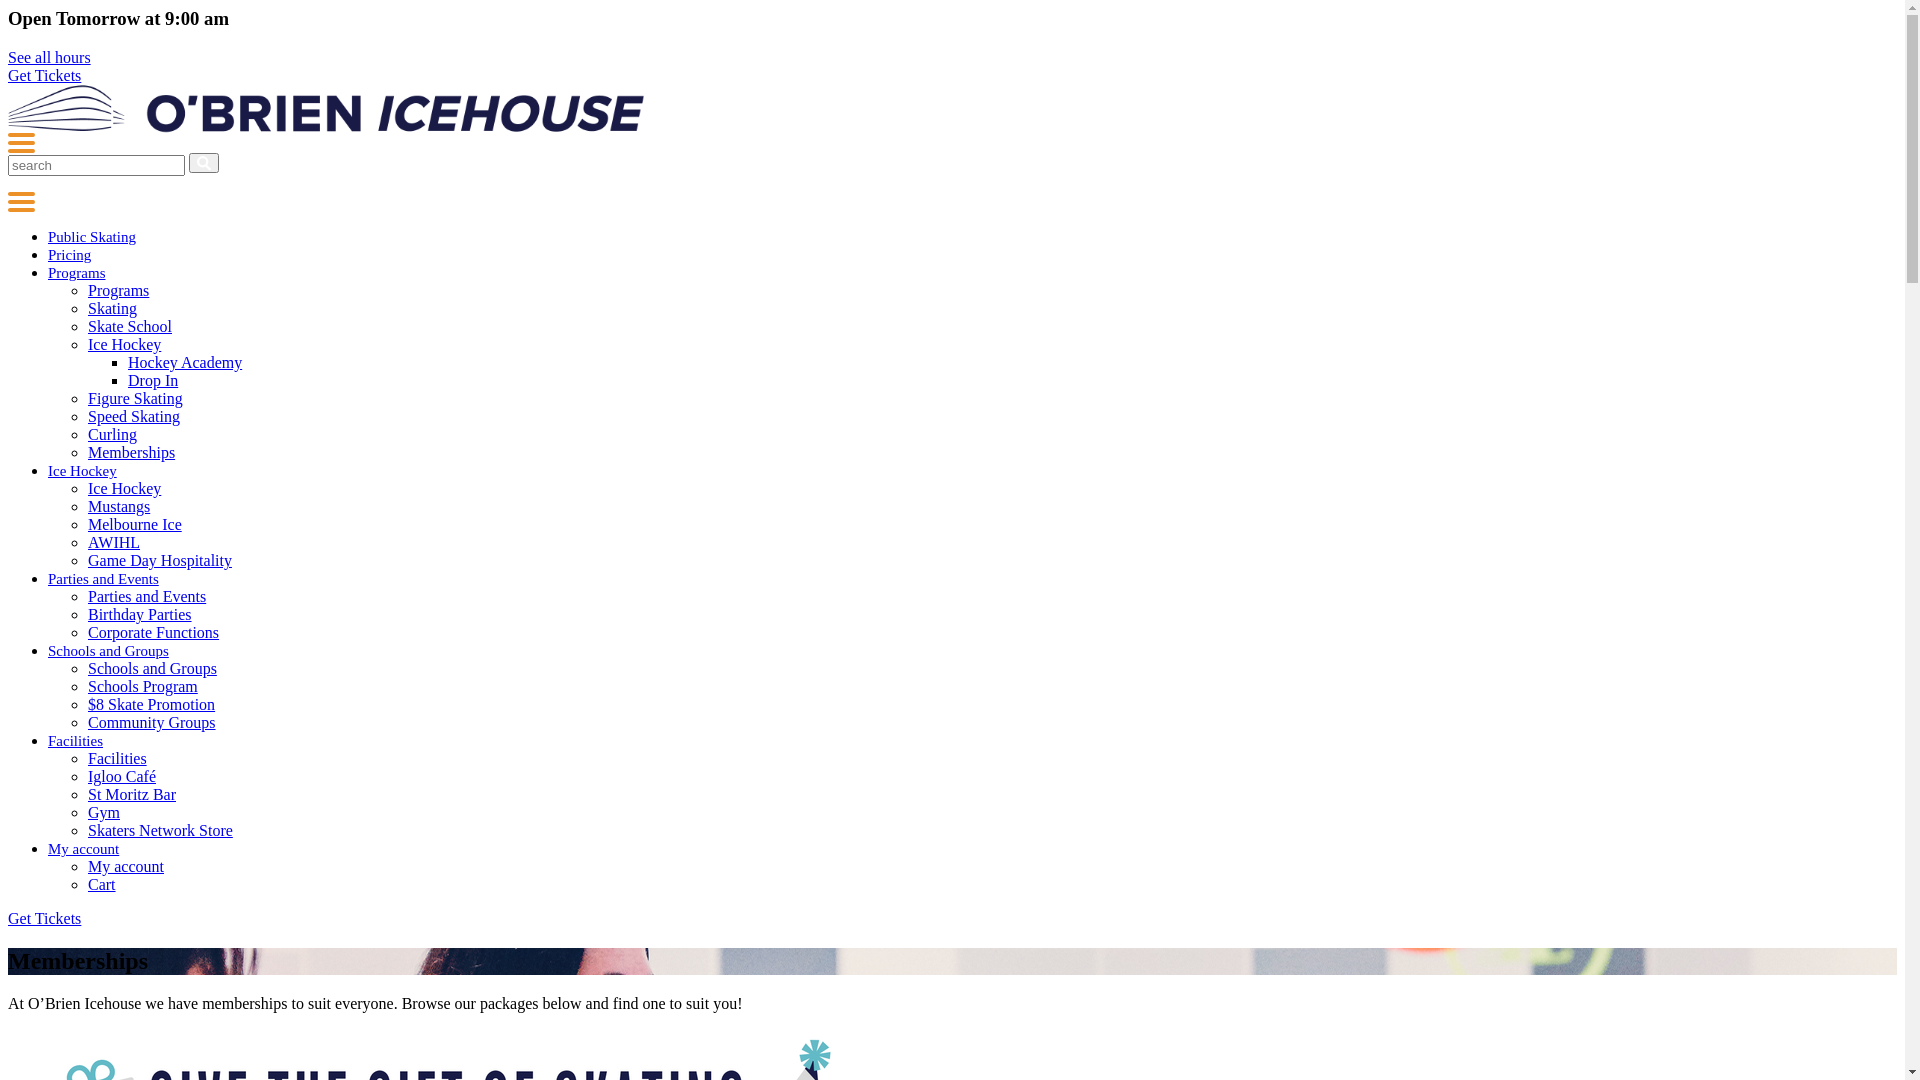 The width and height of the screenshot is (1920, 1080). I want to click on 'Schools and Groups', so click(107, 651).